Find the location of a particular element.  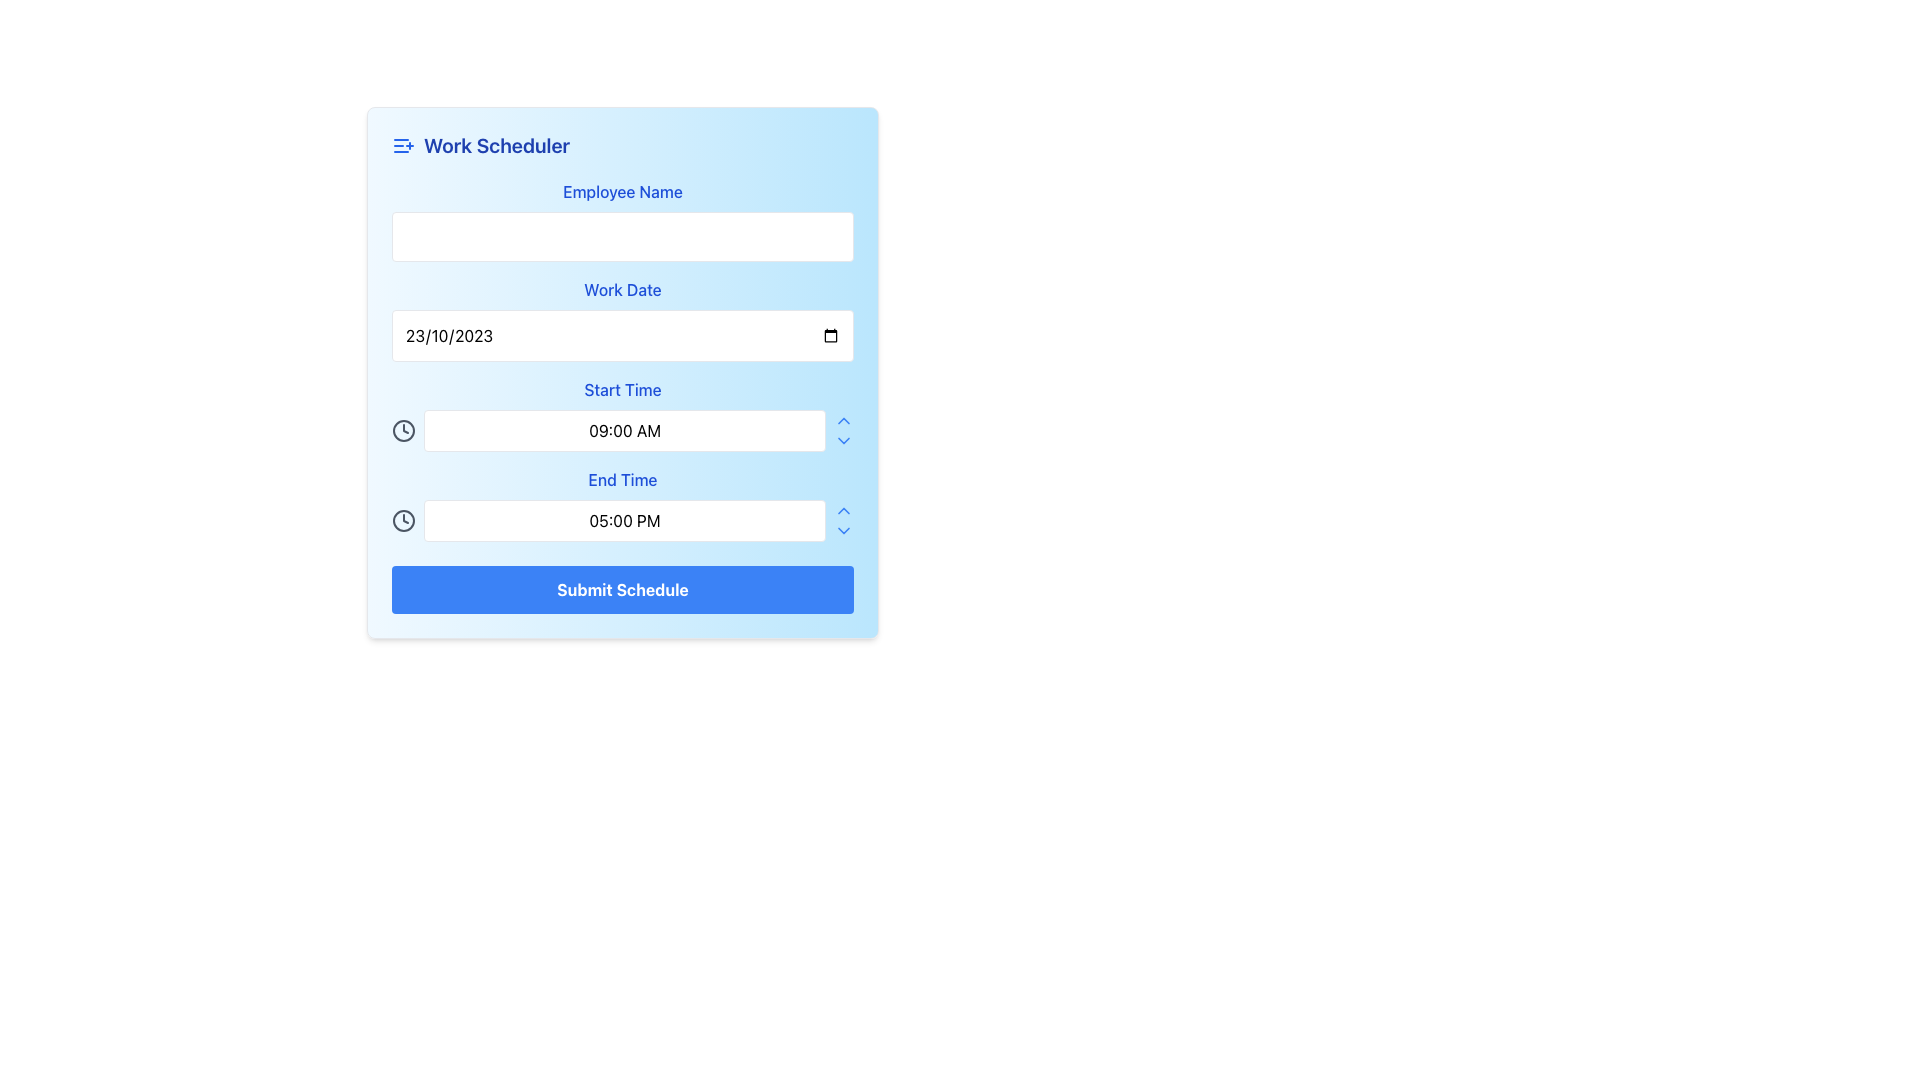

the upward-pointing blue chevron button located to the right of the 'Start Time' input field is located at coordinates (844, 419).